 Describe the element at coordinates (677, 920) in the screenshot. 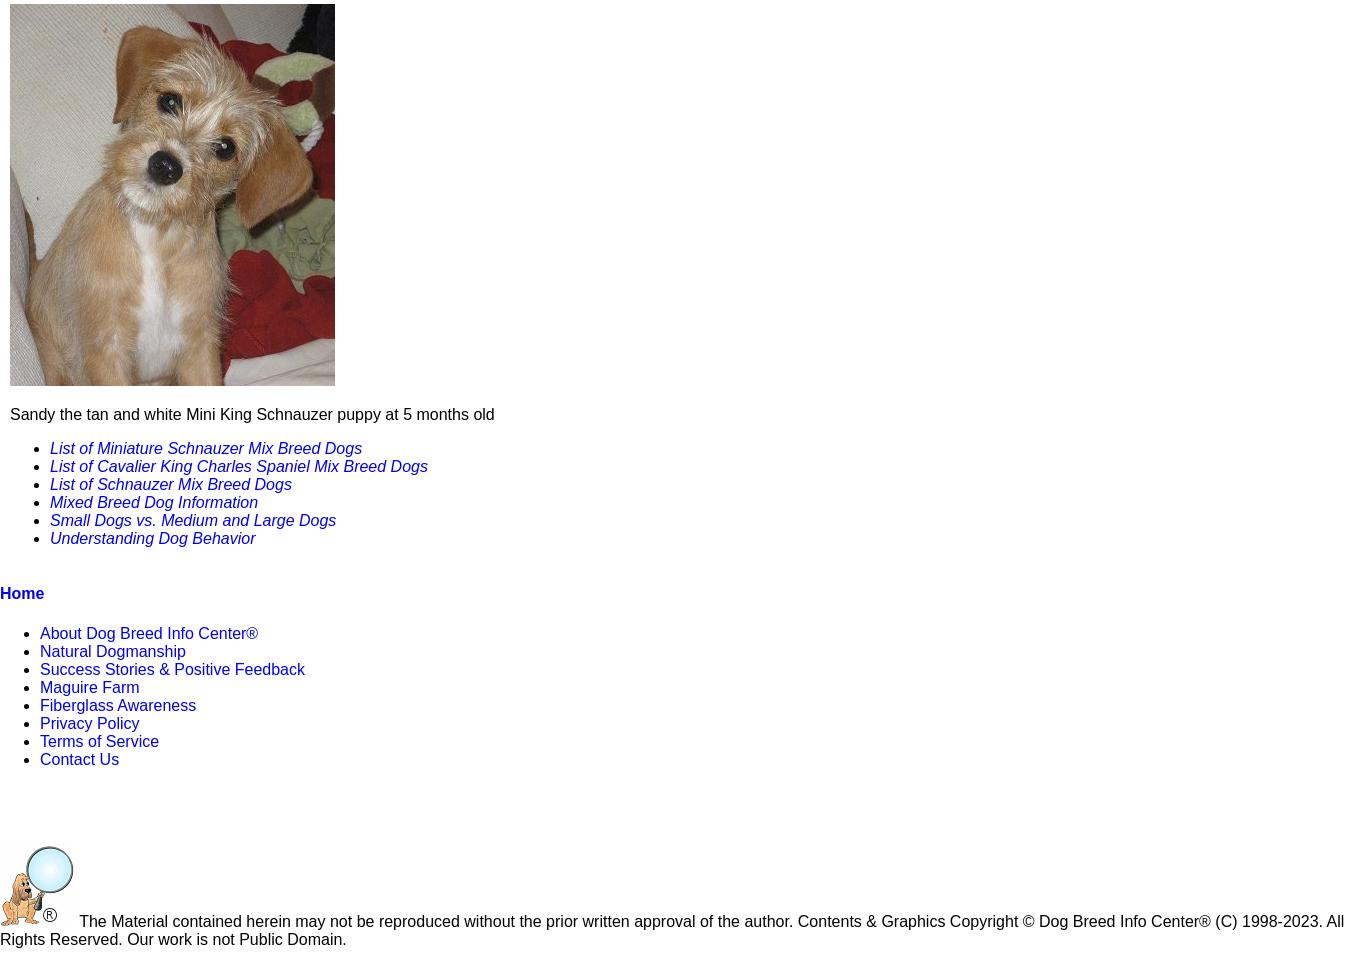

I see `'The Material contained herein may not be reproduced without the prior written approval of the author. Contents & Graphics Copyright © Dog Breed Info Center® (C) 1998-'` at that location.